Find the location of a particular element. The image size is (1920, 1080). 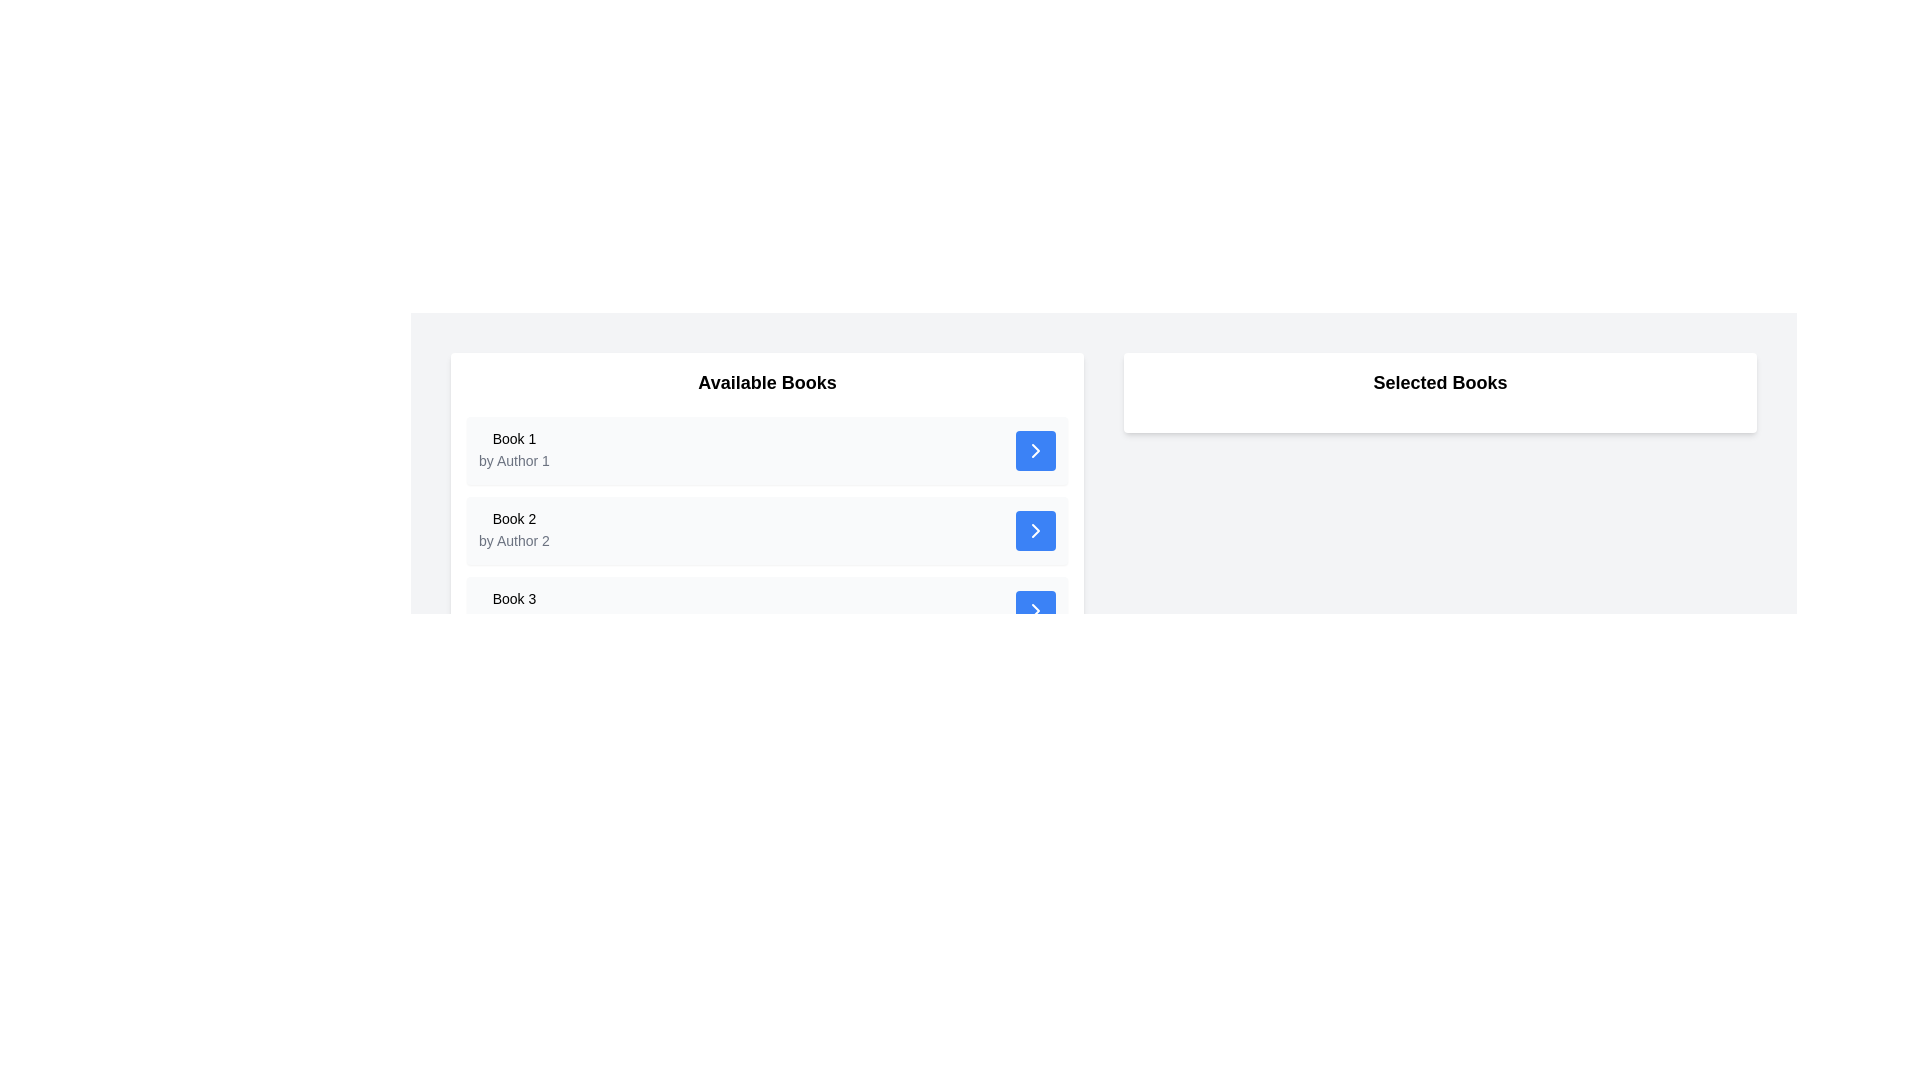

the blue rectangular button with a white right-chevron icon located in the far right corner of the list item for 'Book 2 by Author 2' in the 'Available Books' section is located at coordinates (1036, 530).